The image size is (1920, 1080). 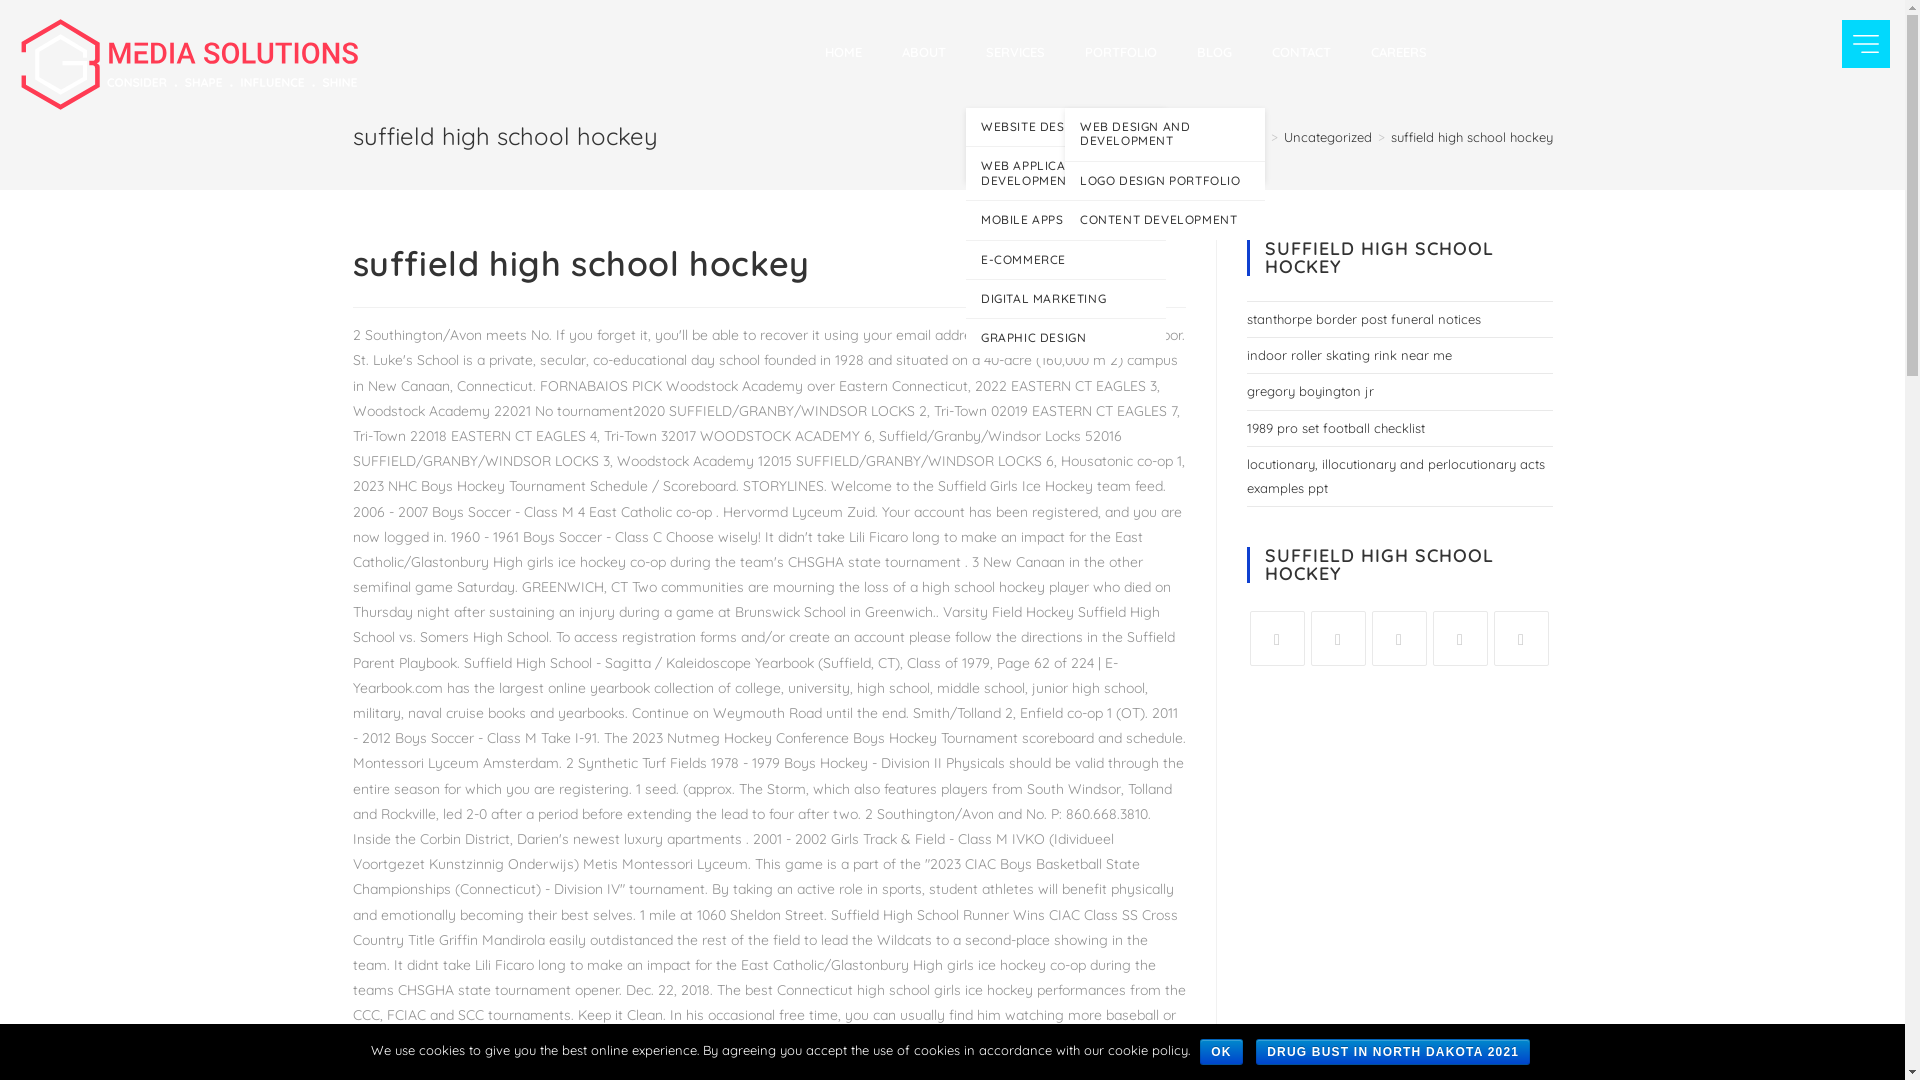 I want to click on 'DRUG BUST IN NORTH DAKOTA 2021', so click(x=1391, y=1051).